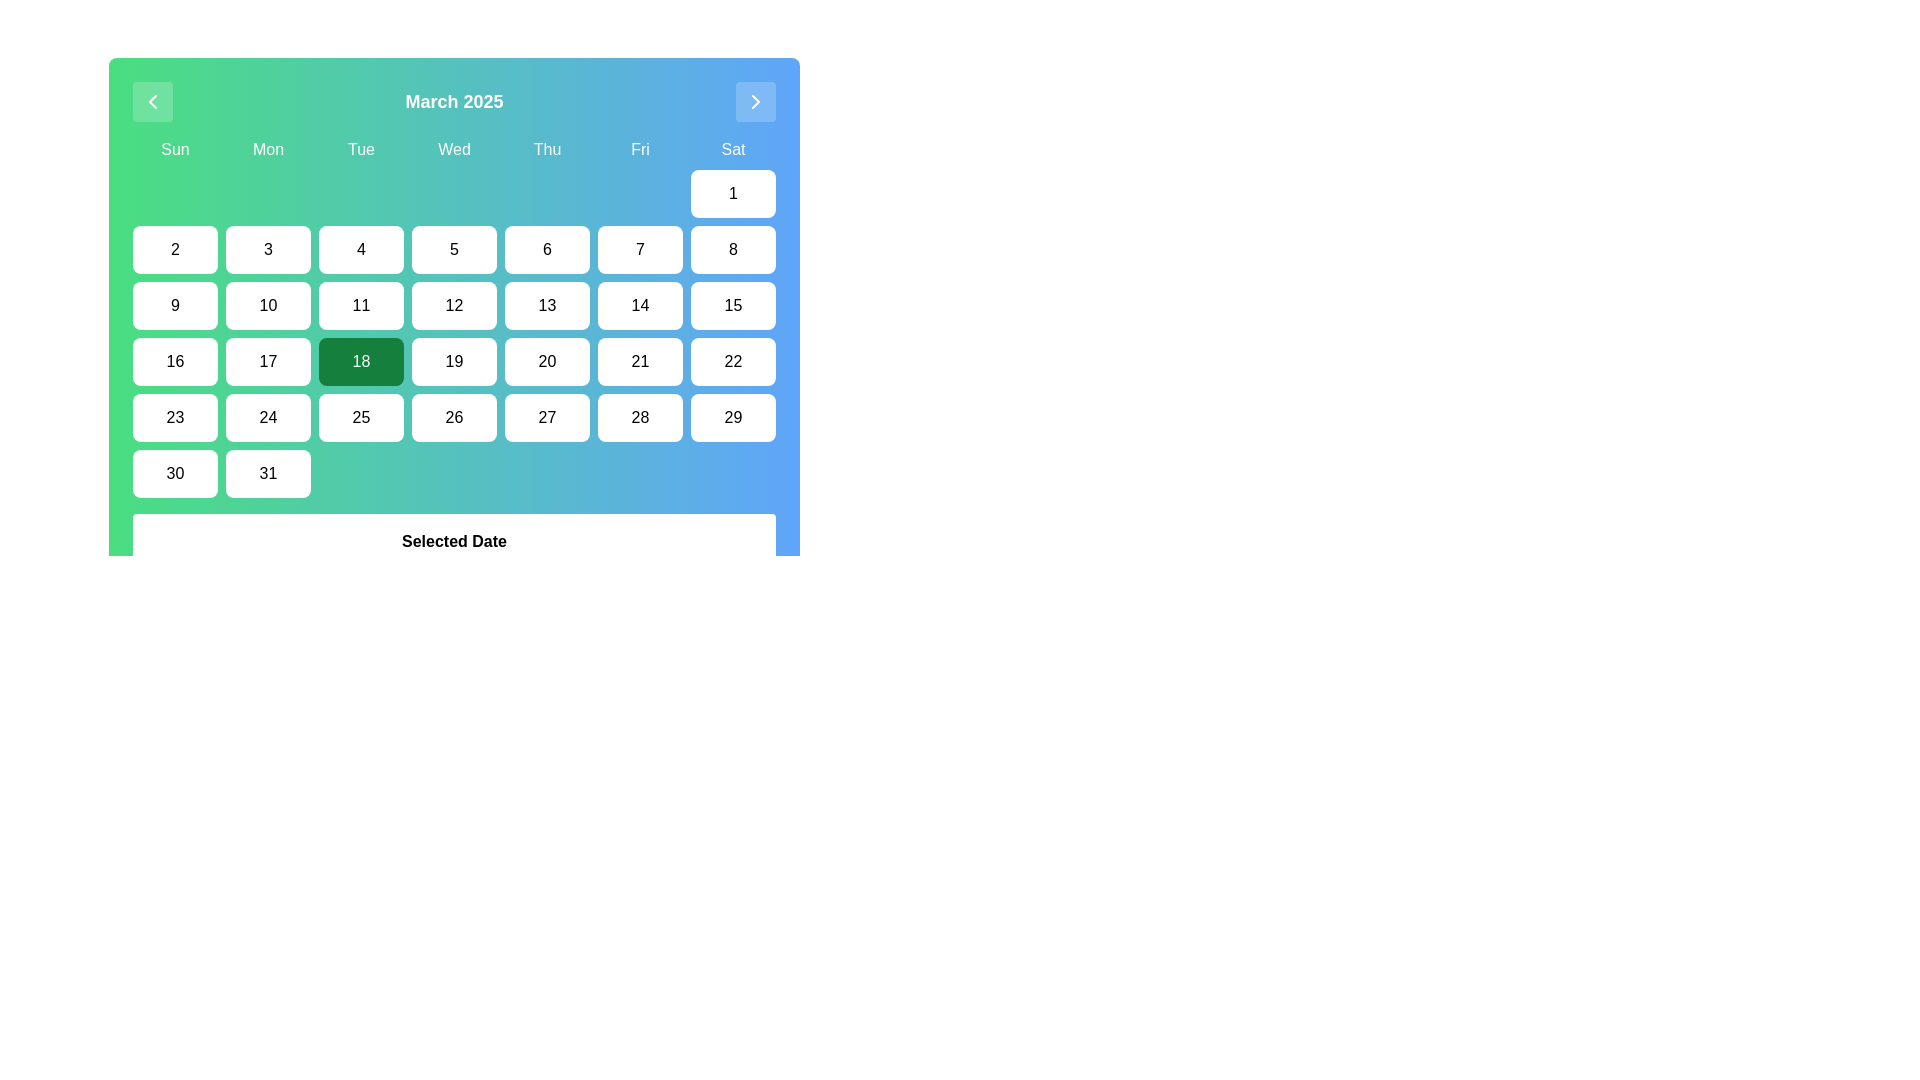 The width and height of the screenshot is (1920, 1080). I want to click on the rectangular button with rounded corners that displays the number '31' in black text, located in the bottom-right corner of the calendar grid, so click(267, 474).